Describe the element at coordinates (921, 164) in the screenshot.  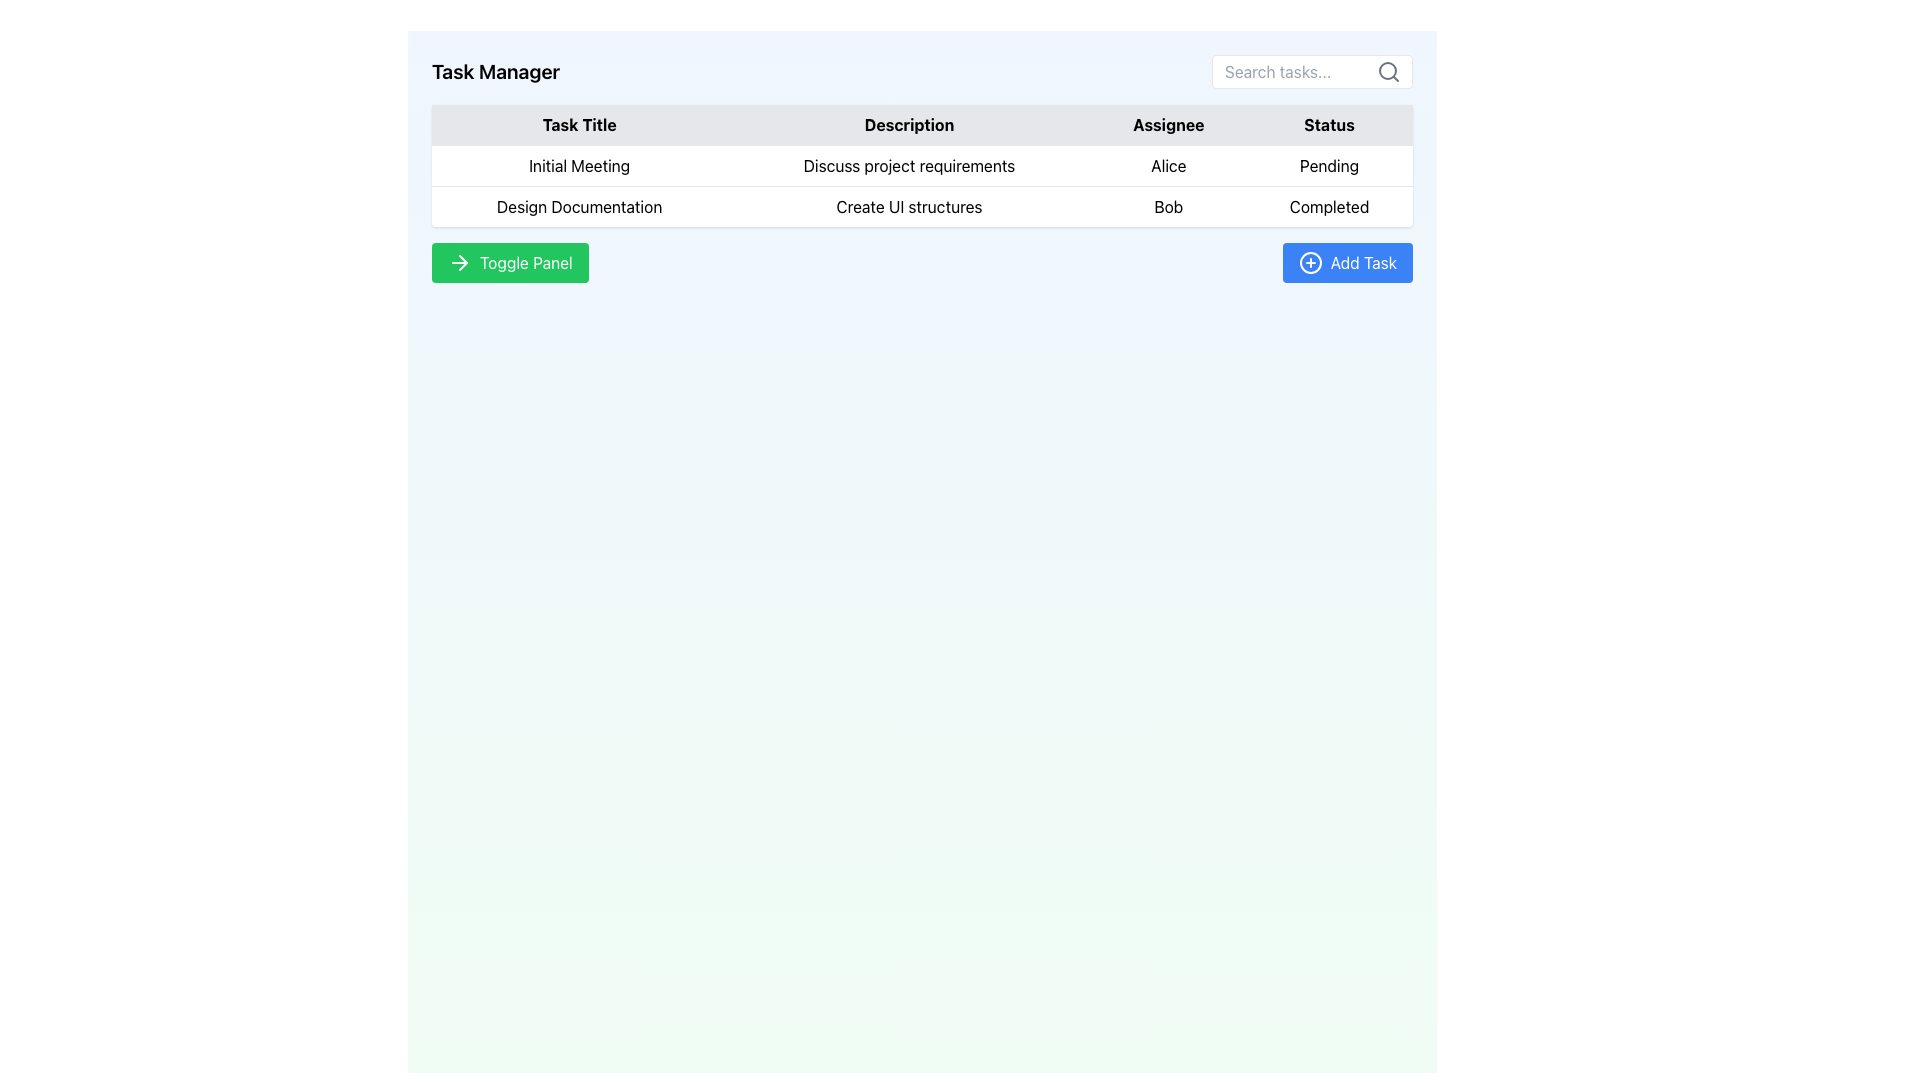
I see `the first row of the table that contains 'Initial Meeting', 'Discuss project requirements', 'Alice', and 'Pending'` at that location.